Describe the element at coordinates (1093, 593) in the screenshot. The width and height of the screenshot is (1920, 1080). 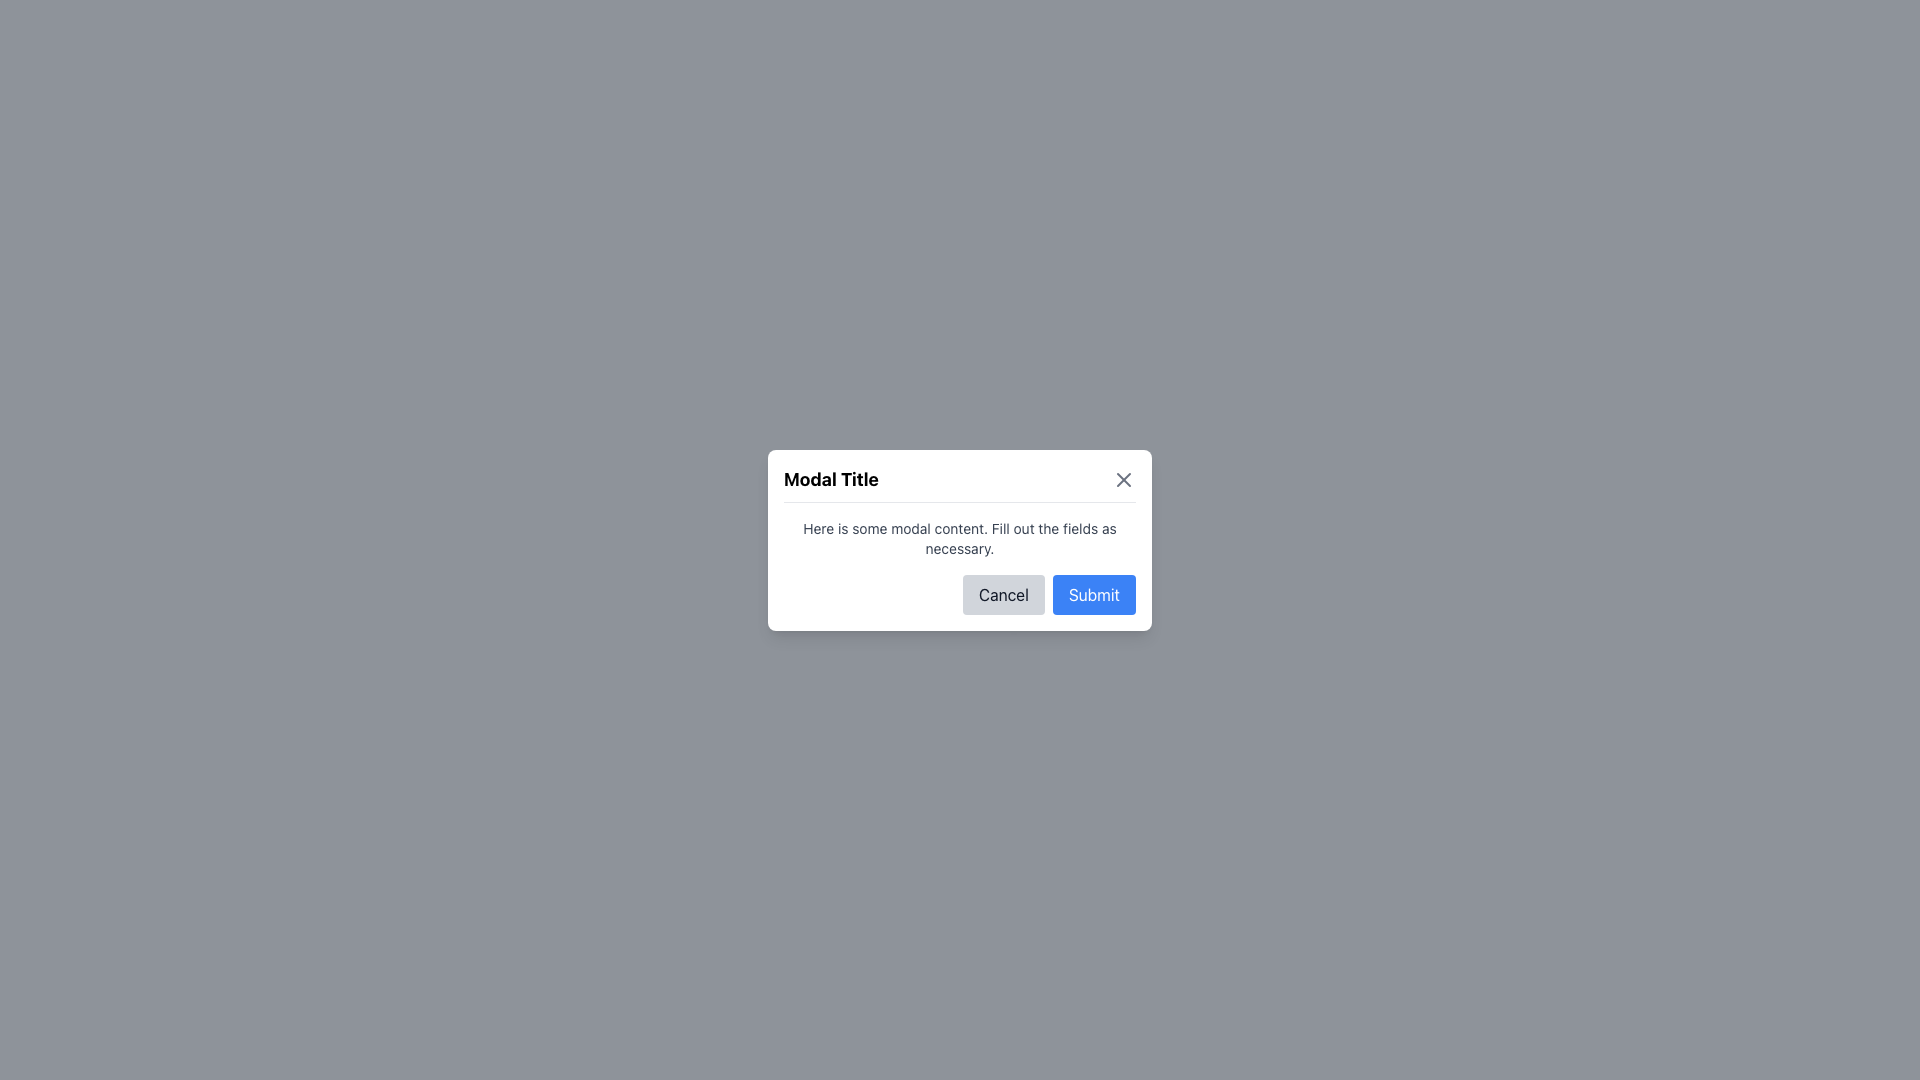
I see `the 'Submit' button with a blue background and white text located at the bottom-right corner of the modal window` at that location.